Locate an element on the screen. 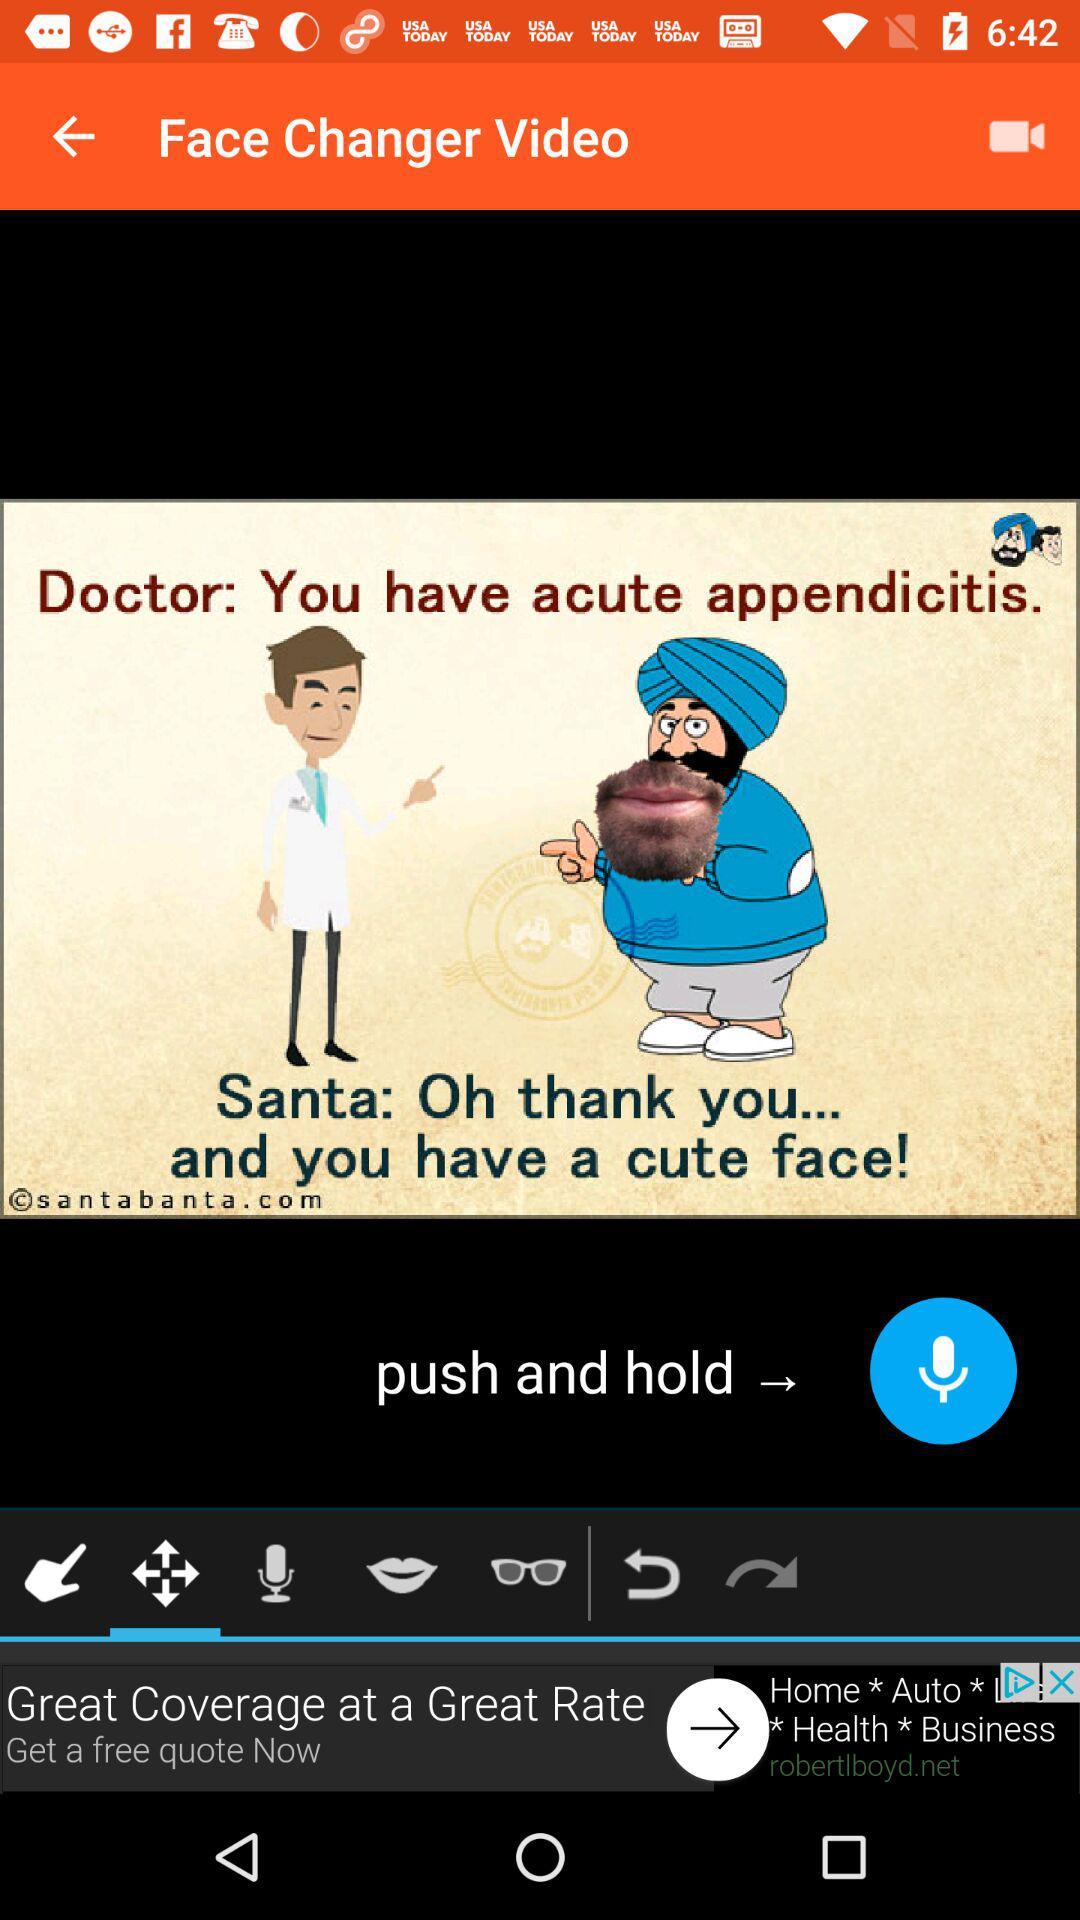 This screenshot has height=1920, width=1080. the undo icon is located at coordinates (651, 1572).